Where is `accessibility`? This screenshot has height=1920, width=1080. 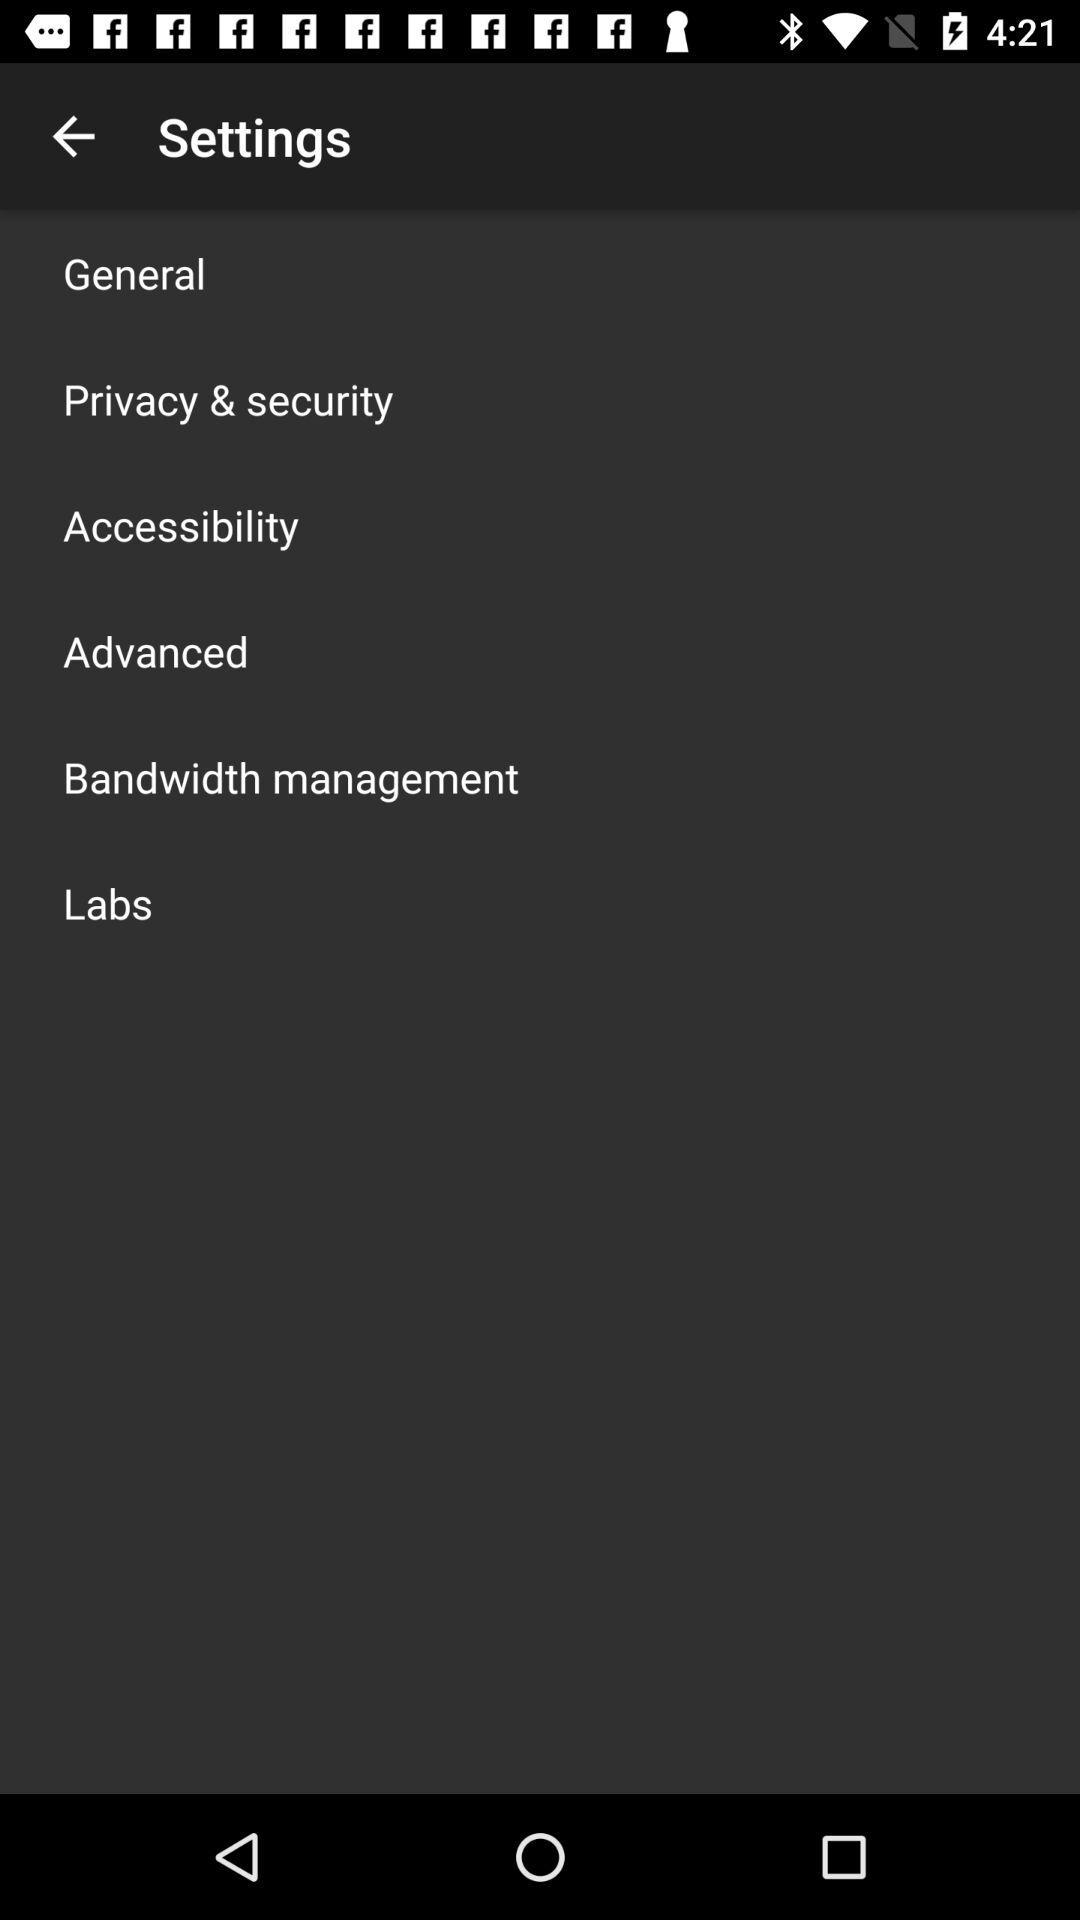
accessibility is located at coordinates (181, 524).